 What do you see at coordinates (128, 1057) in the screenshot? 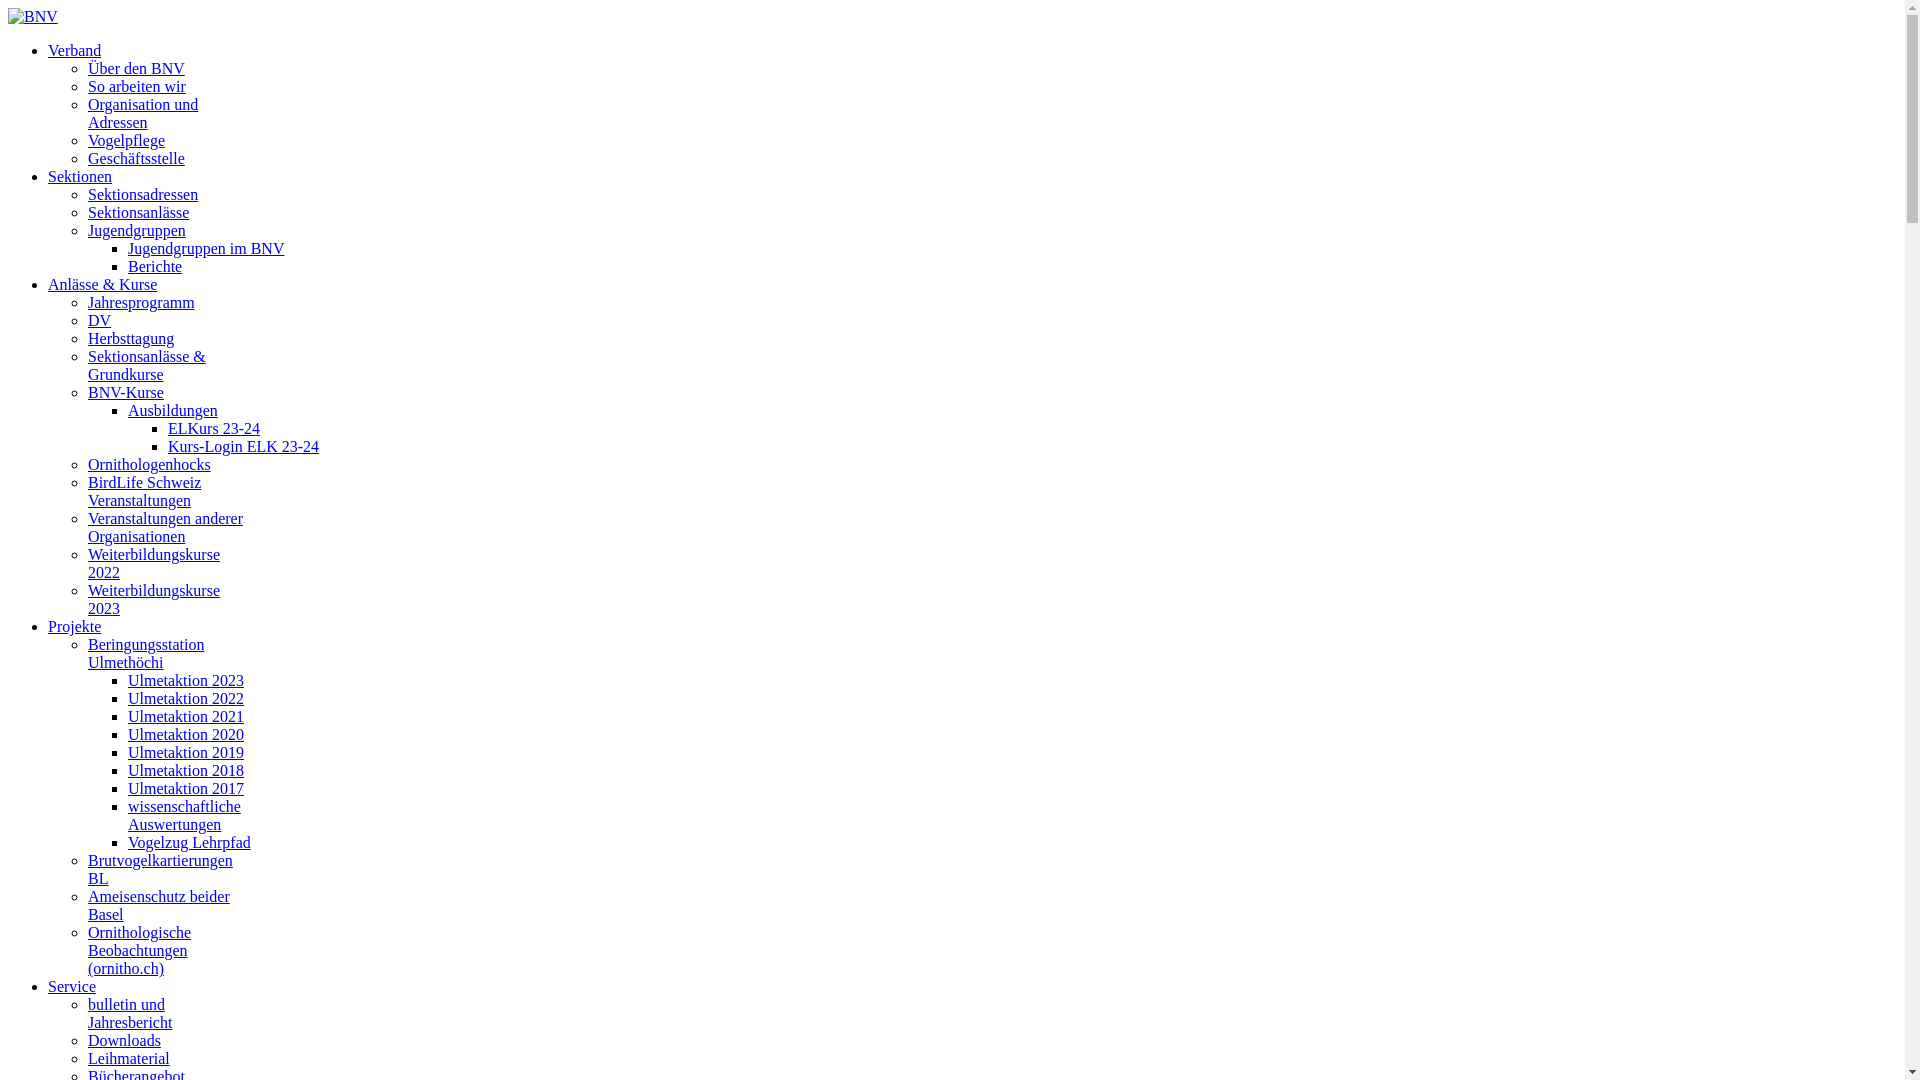
I see `'Leihmaterial'` at bounding box center [128, 1057].